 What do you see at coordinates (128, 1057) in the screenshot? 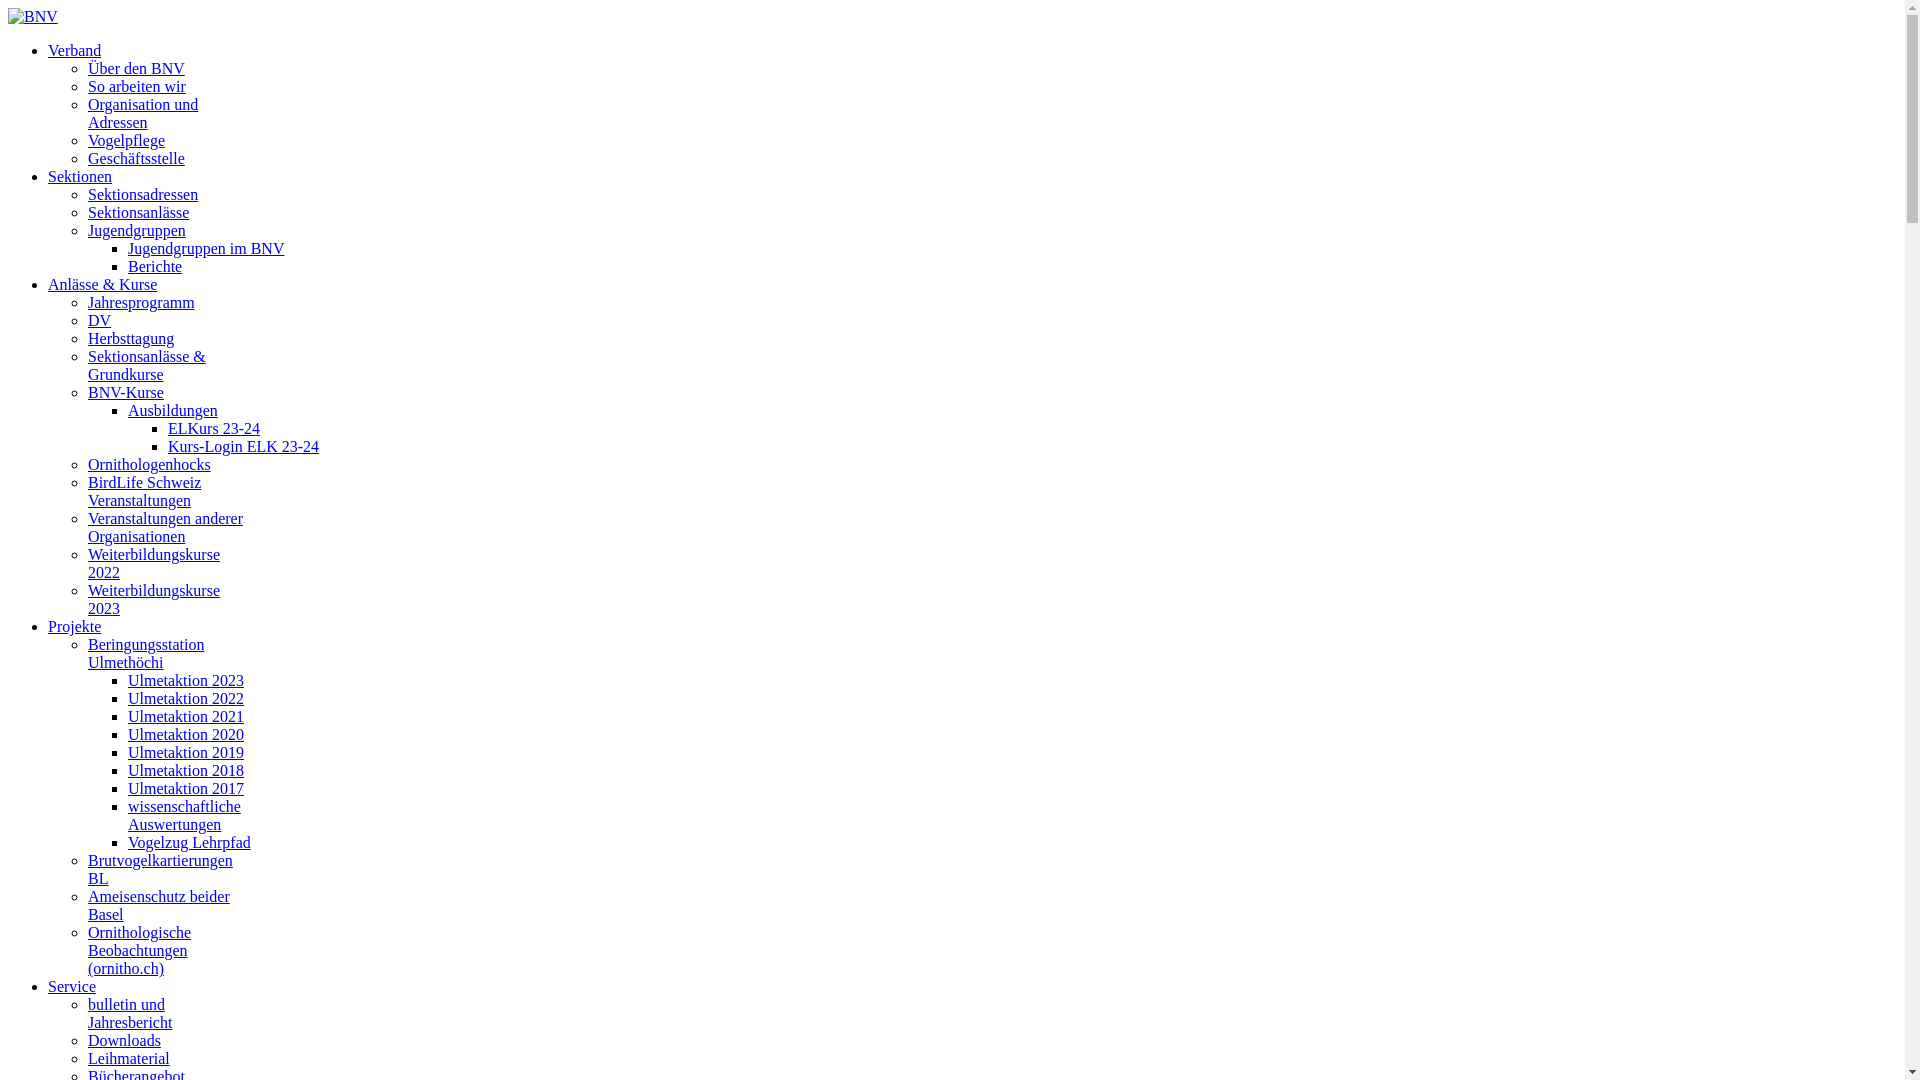
I see `'Leihmaterial'` at bounding box center [128, 1057].